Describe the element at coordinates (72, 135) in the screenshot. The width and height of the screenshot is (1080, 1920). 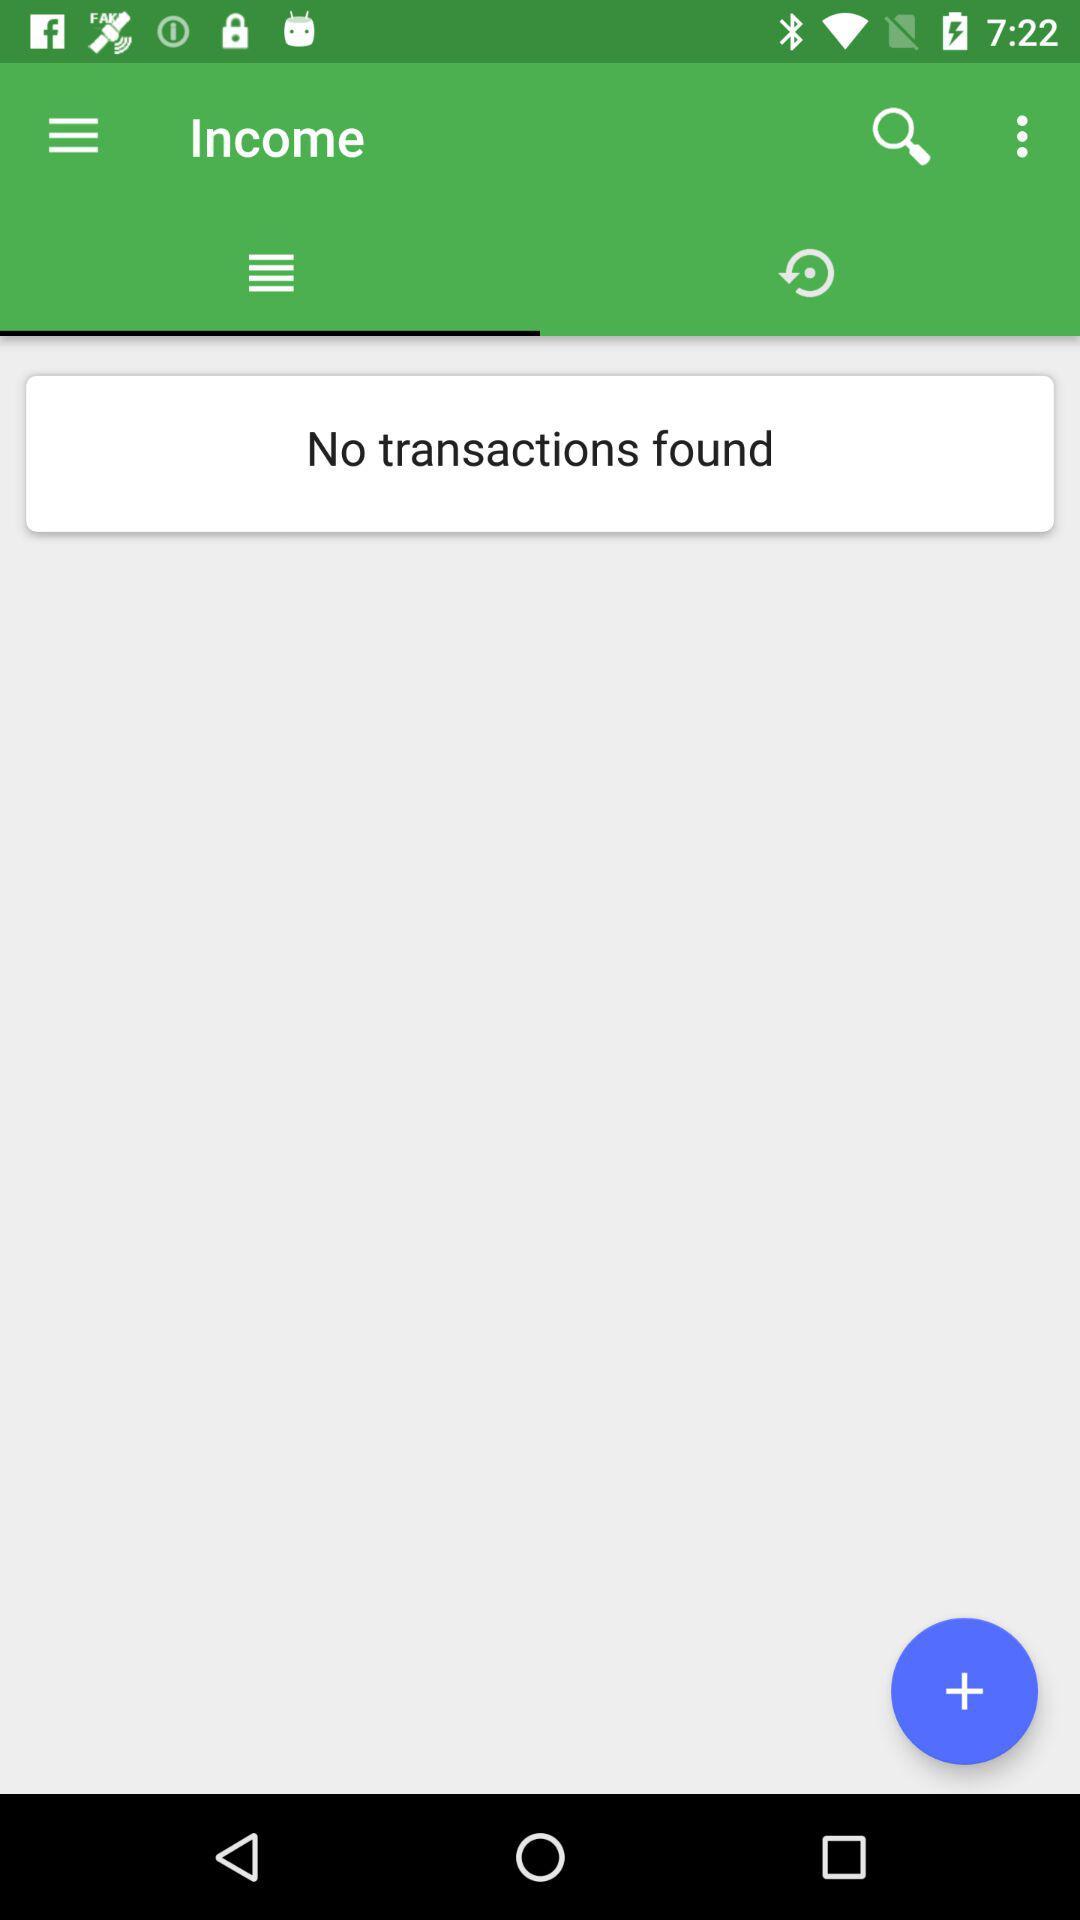
I see `the item next to income` at that location.